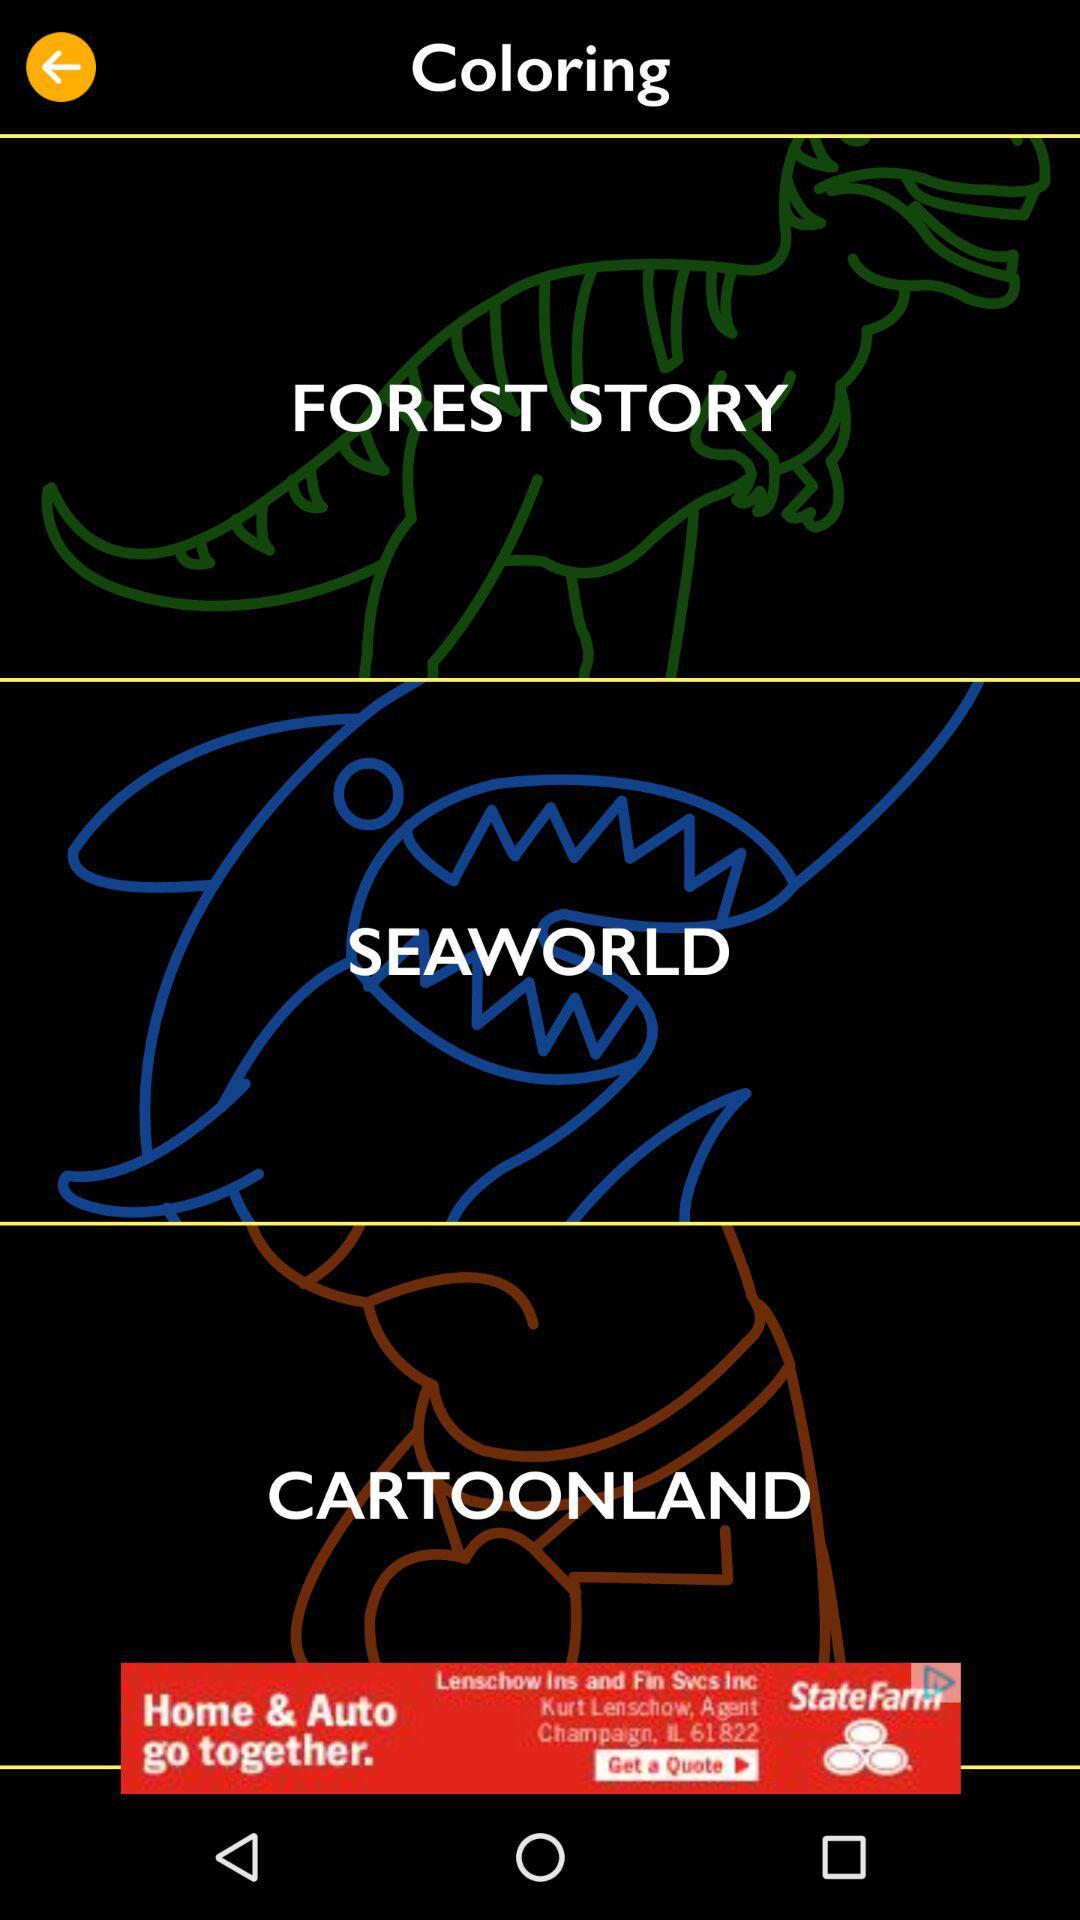 The height and width of the screenshot is (1920, 1080). I want to click on the arrow_backward icon, so click(60, 67).